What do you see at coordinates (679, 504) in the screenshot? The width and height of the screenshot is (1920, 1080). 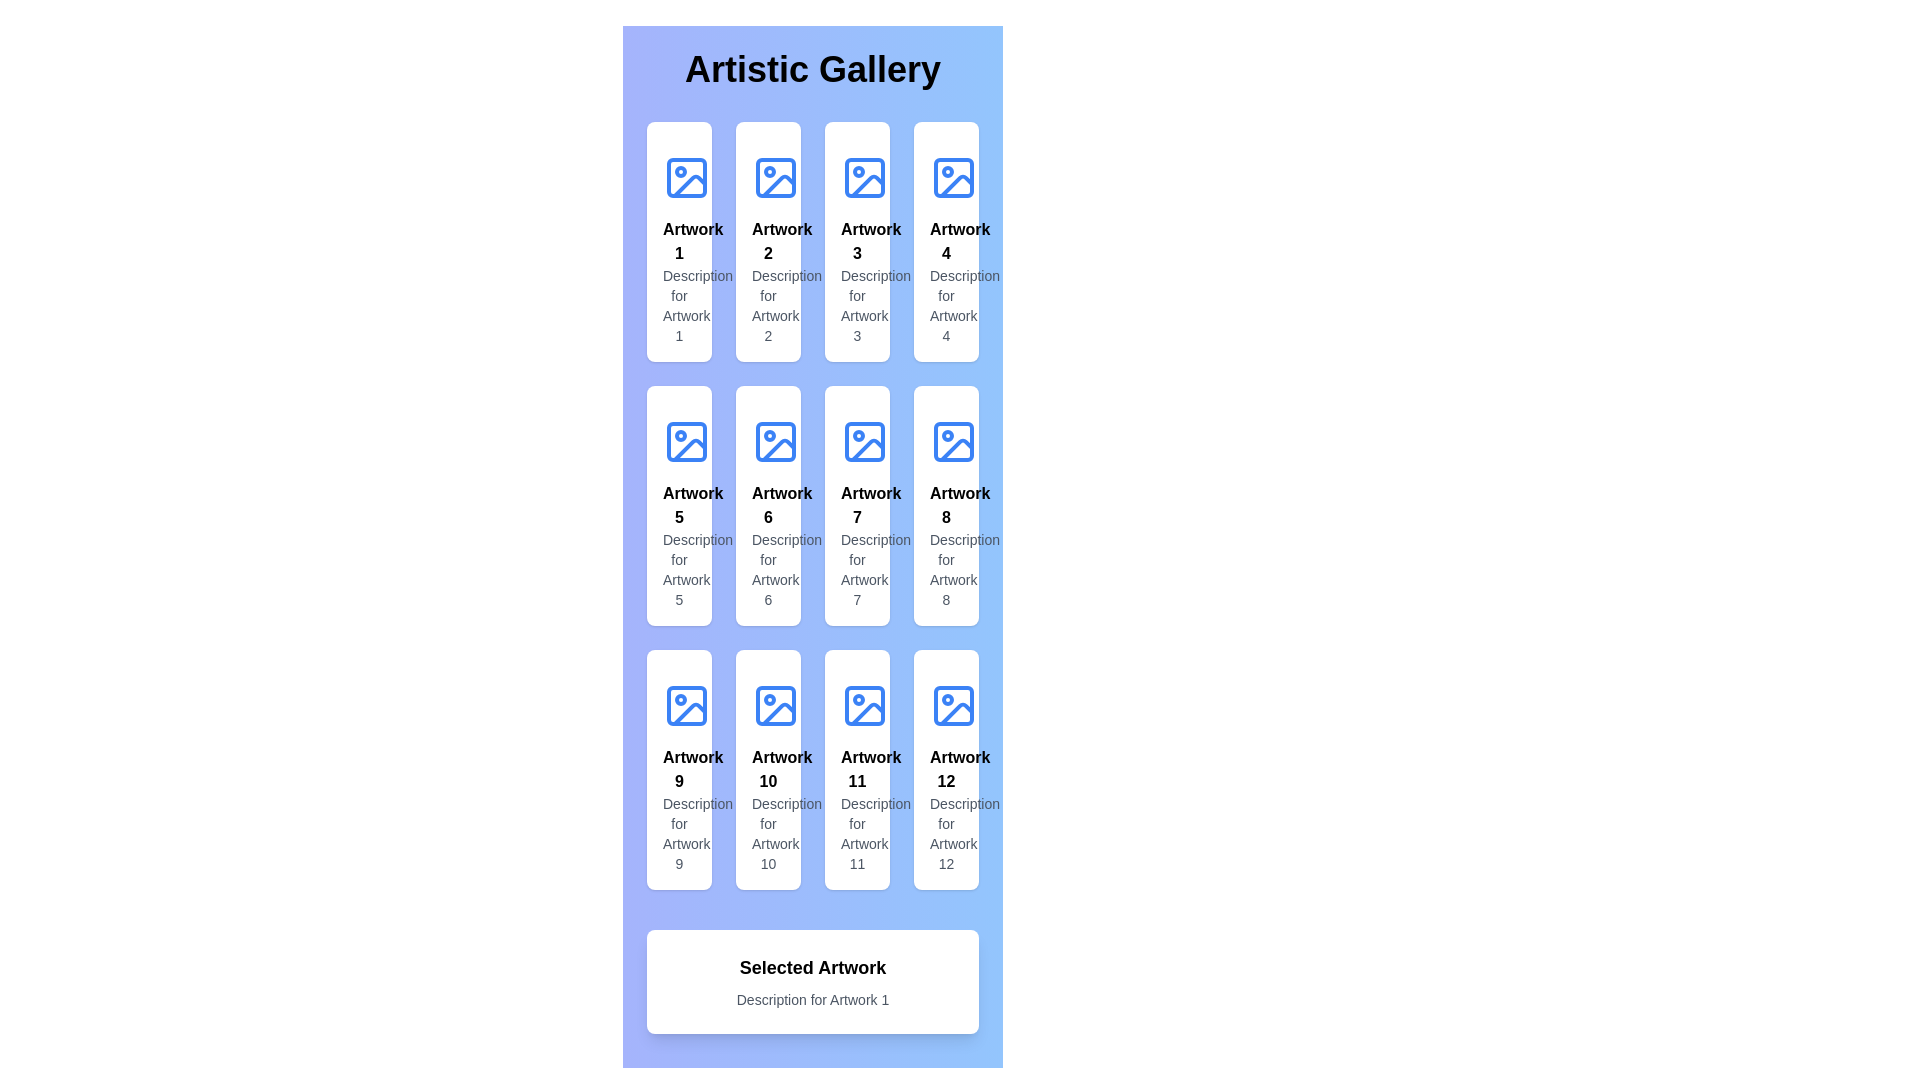 I see `the text label displaying 'Artwork 5', which is part of a grid of artwork cards and is positioned below 'Artwork 1' and to the left of 'Artwork 6'` at bounding box center [679, 504].